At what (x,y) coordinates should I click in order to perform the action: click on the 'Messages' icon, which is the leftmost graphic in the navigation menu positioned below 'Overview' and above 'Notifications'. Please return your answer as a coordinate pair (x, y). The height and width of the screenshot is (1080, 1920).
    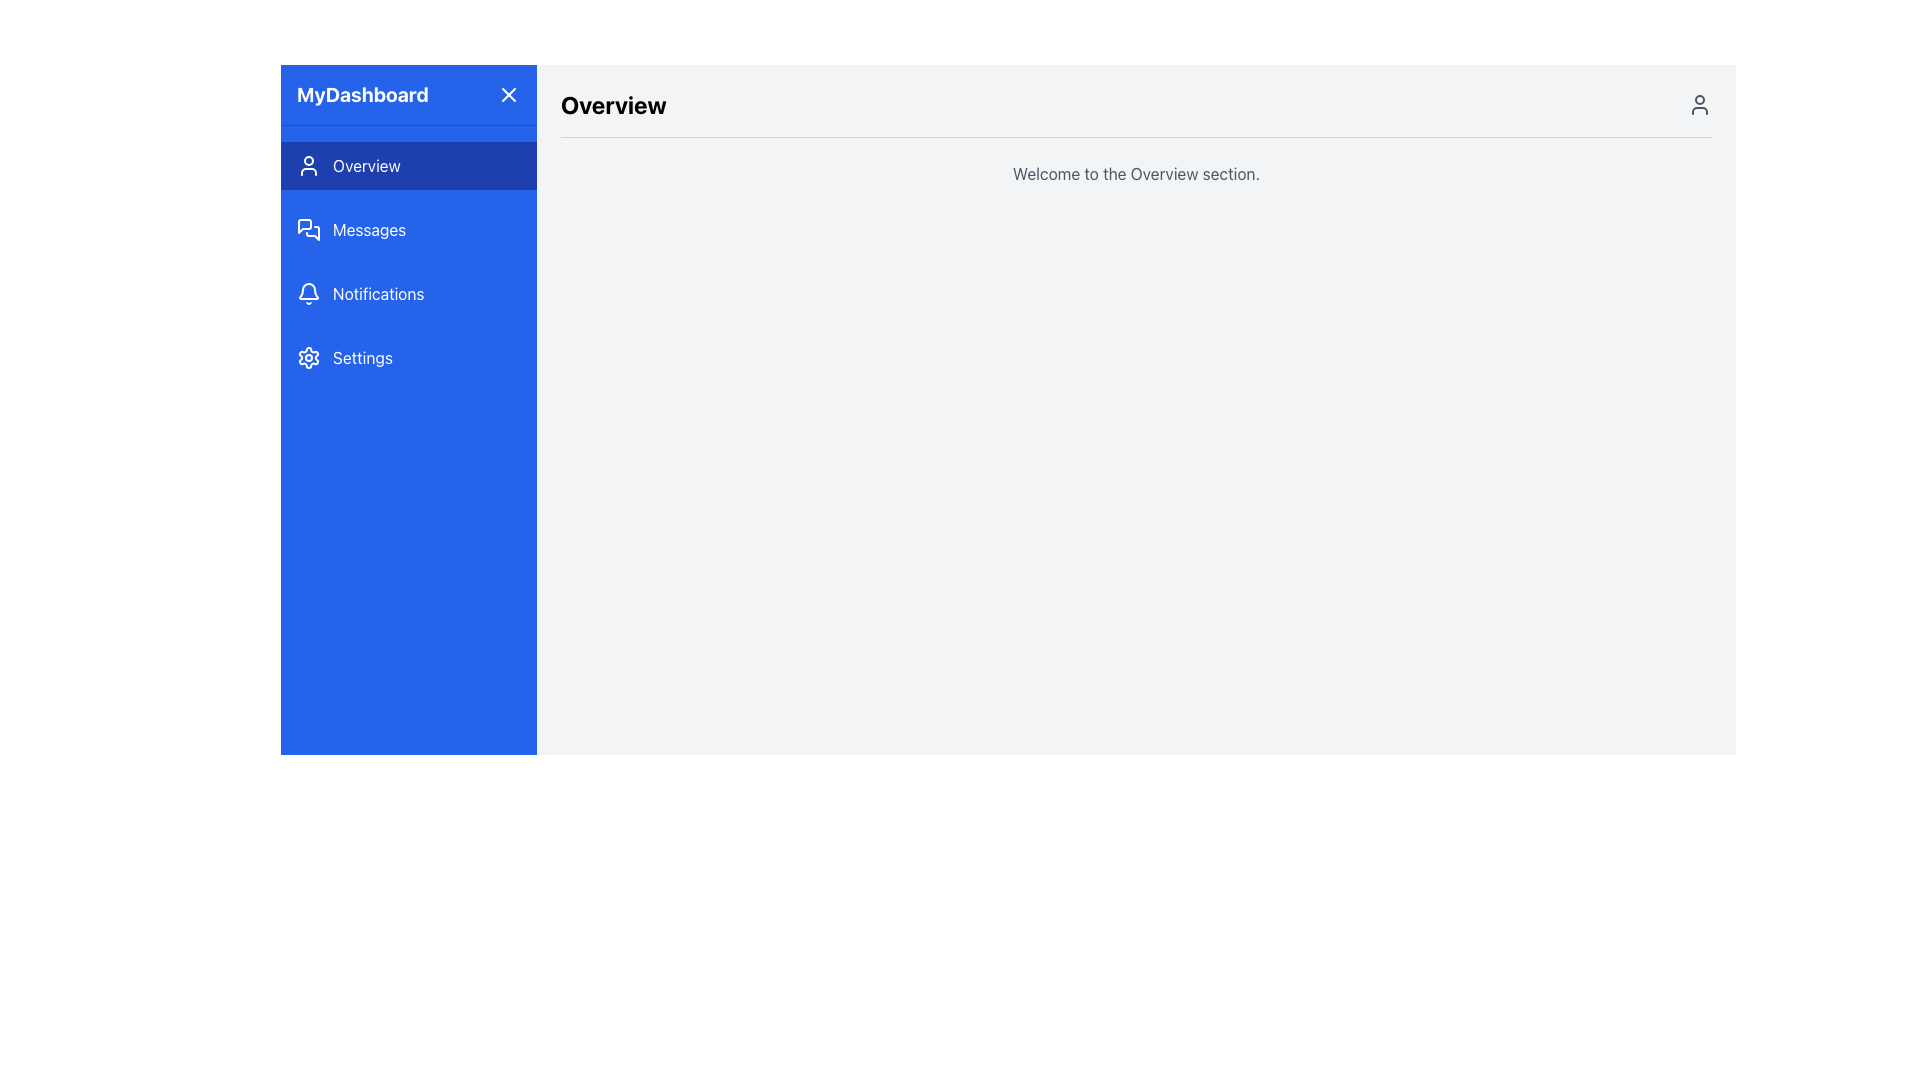
    Looking at the image, I should click on (304, 225).